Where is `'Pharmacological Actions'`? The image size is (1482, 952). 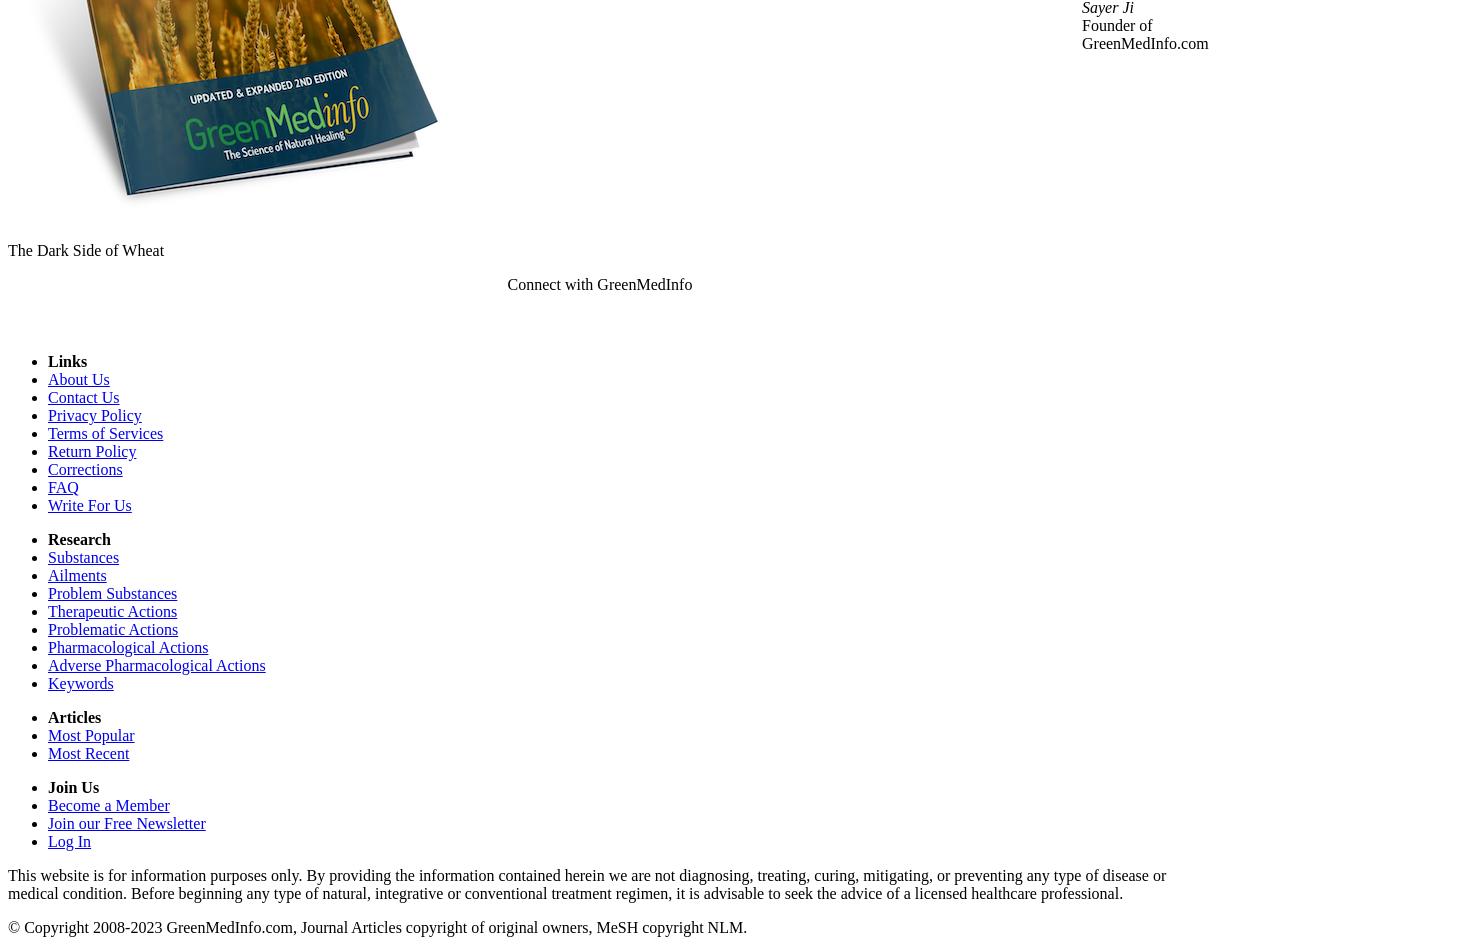
'Pharmacological Actions' is located at coordinates (128, 646).